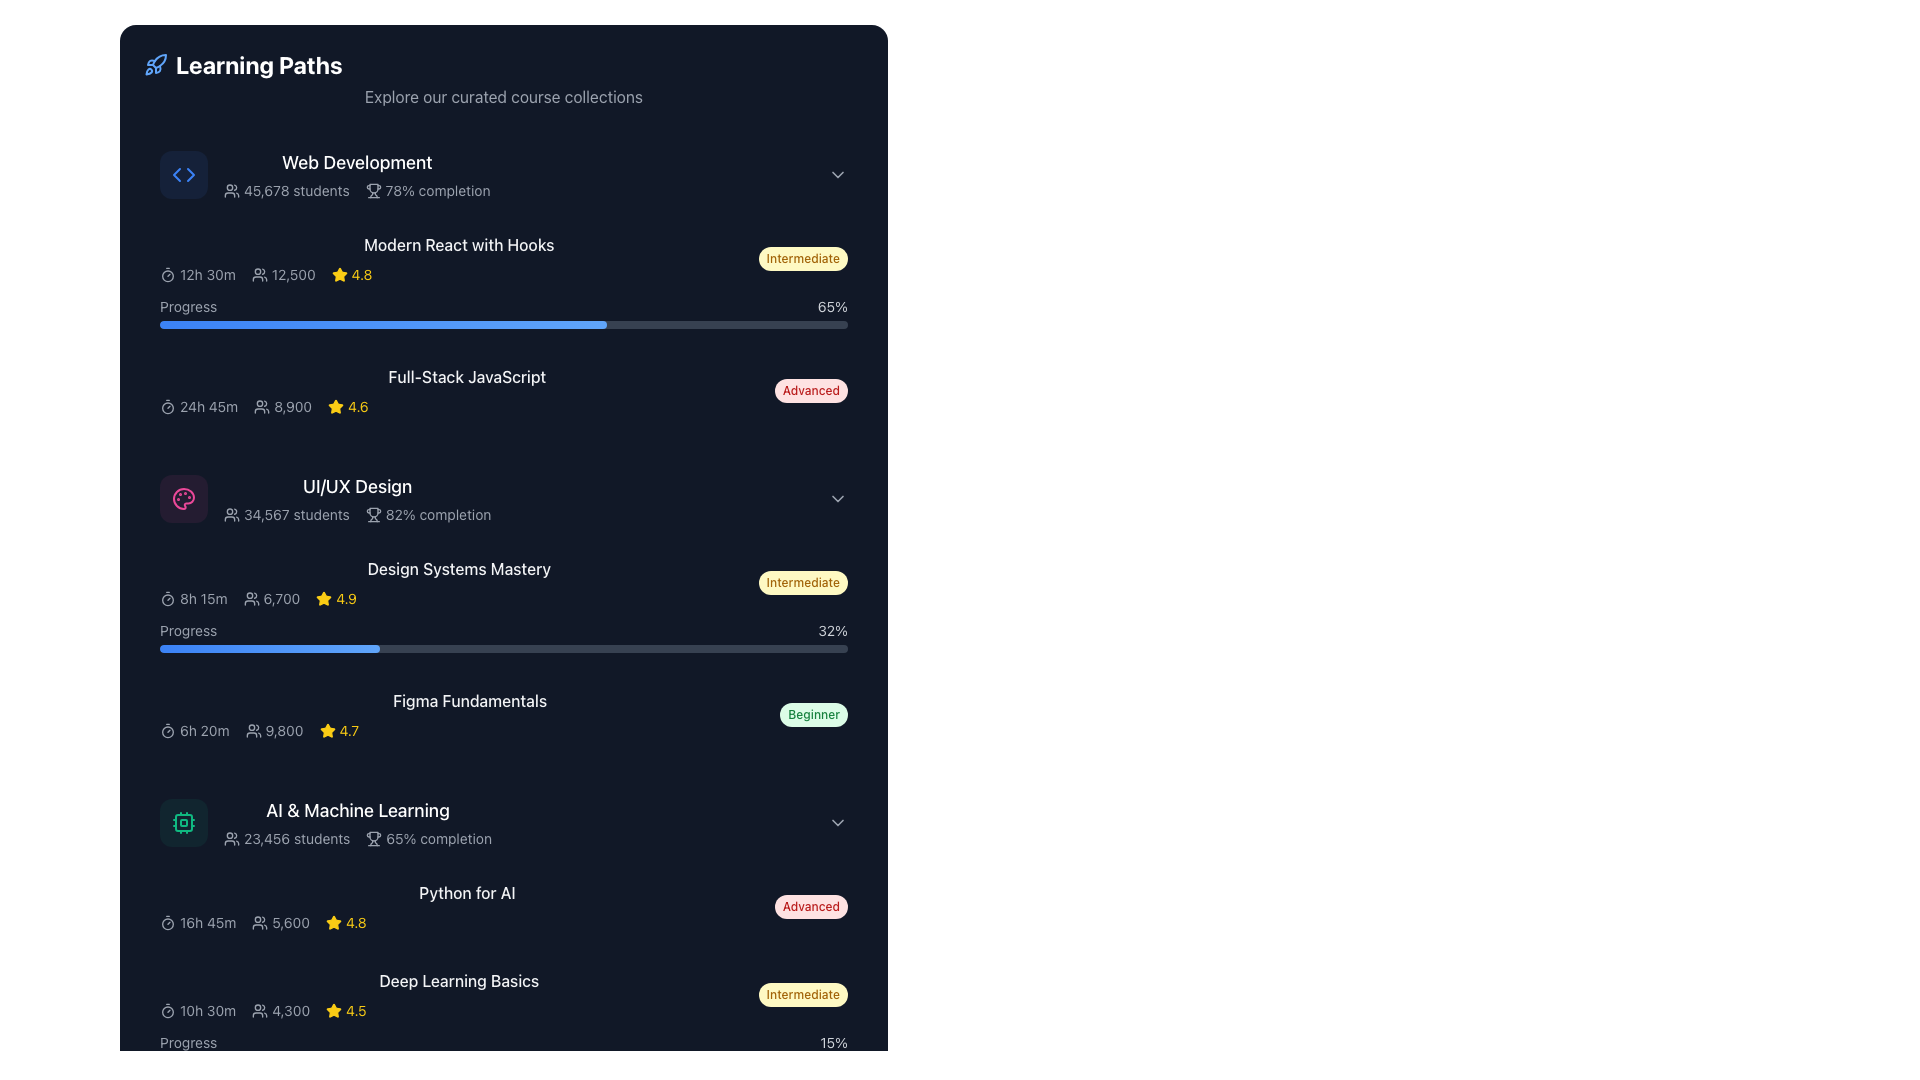 This screenshot has height=1080, width=1920. Describe the element at coordinates (324, 597) in the screenshot. I see `the rating icon representing a high feedback indicator for the course 'Design Systems Mastery', located on the right side of the course entry` at that location.